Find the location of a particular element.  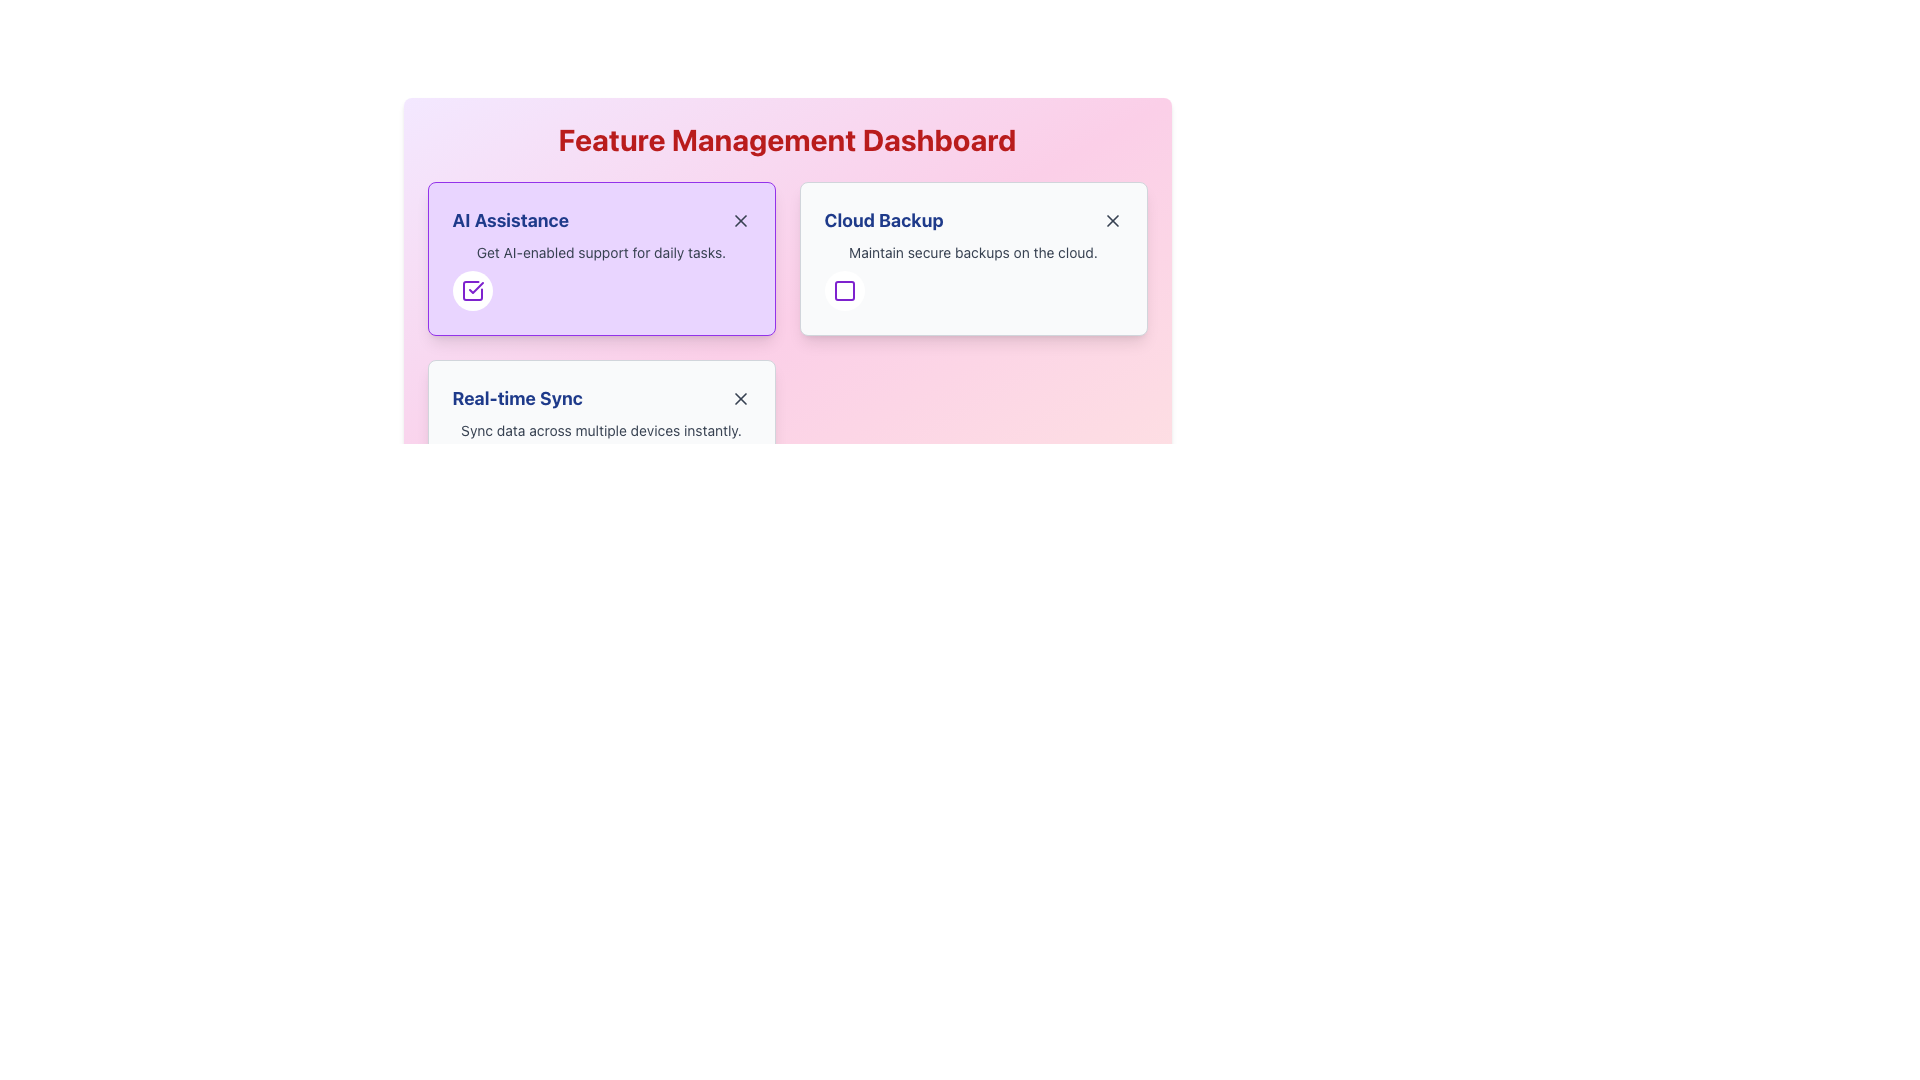

the Text Label that describes the function of the cloud backups, located directly below the 'Cloud Backup' title and above the checkbox is located at coordinates (973, 252).